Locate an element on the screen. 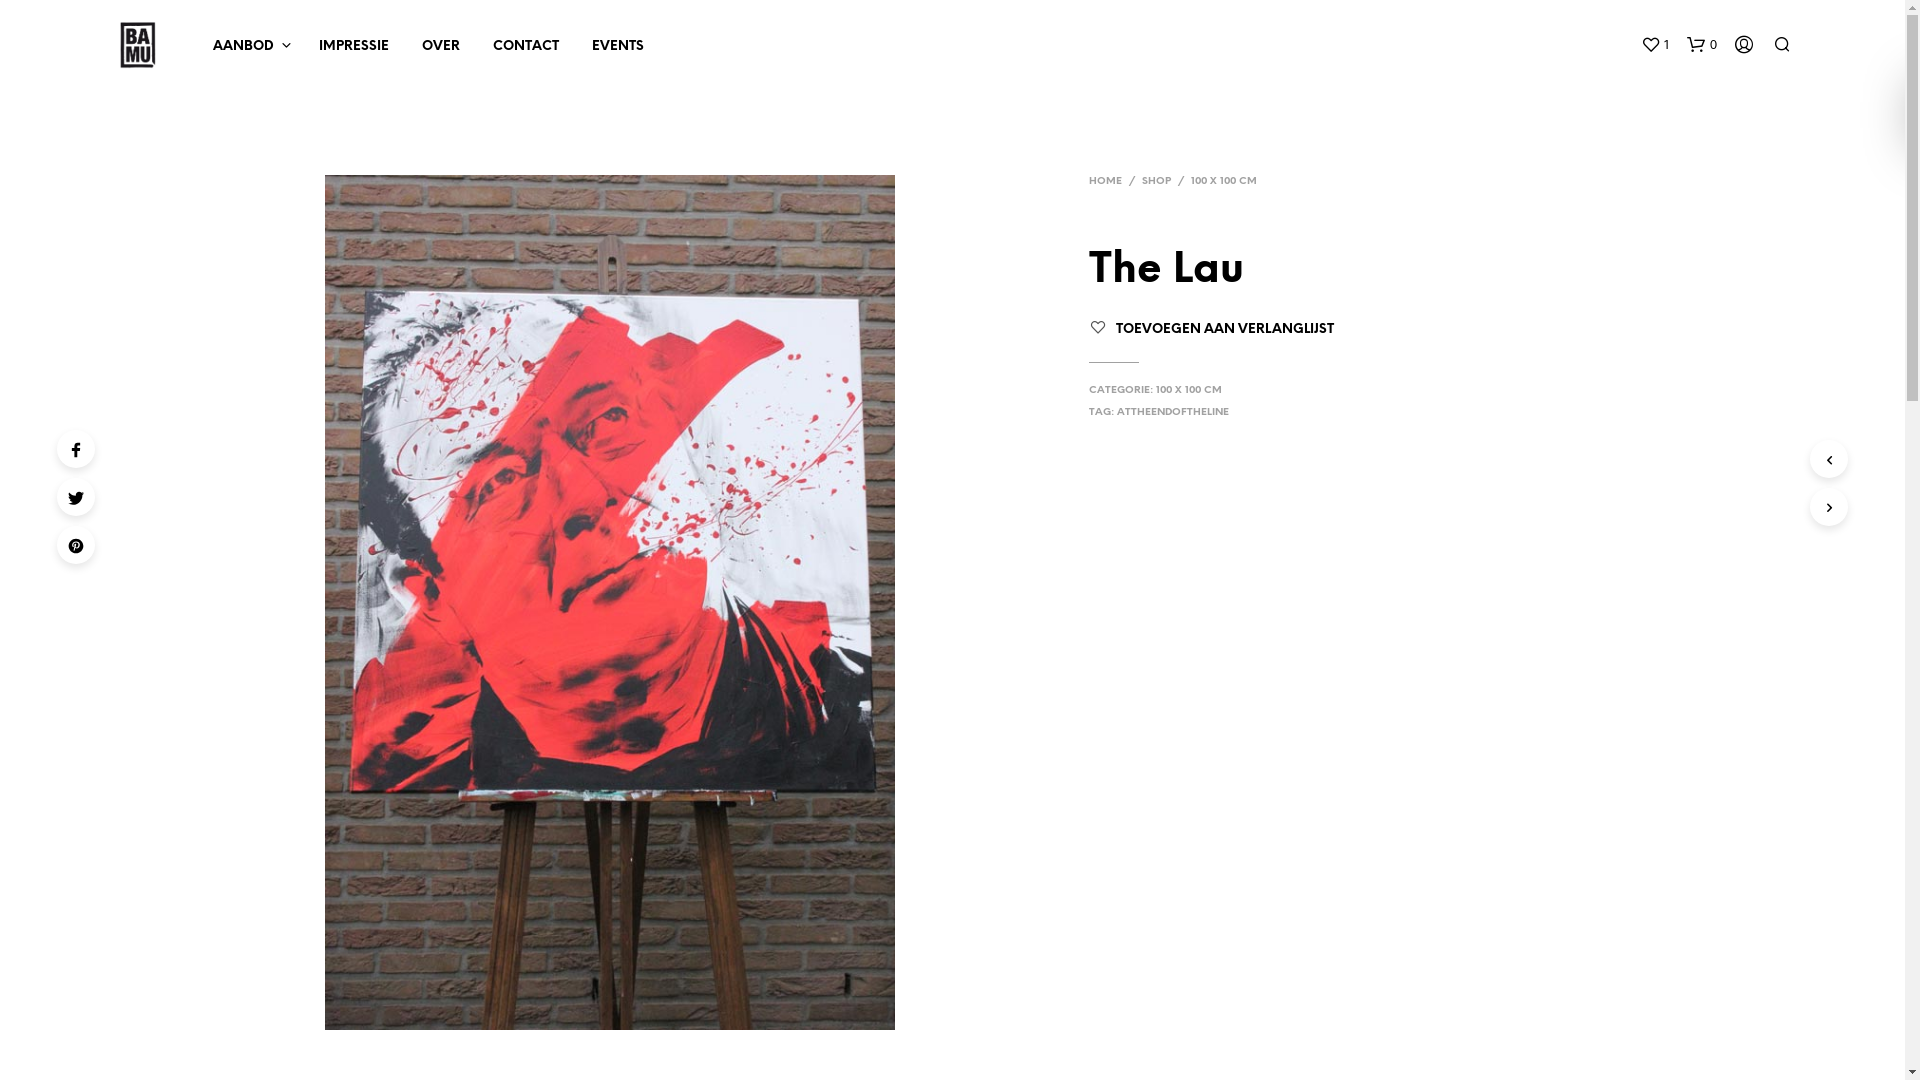 The height and width of the screenshot is (1080, 1920). 'HOME' is located at coordinates (1104, 181).